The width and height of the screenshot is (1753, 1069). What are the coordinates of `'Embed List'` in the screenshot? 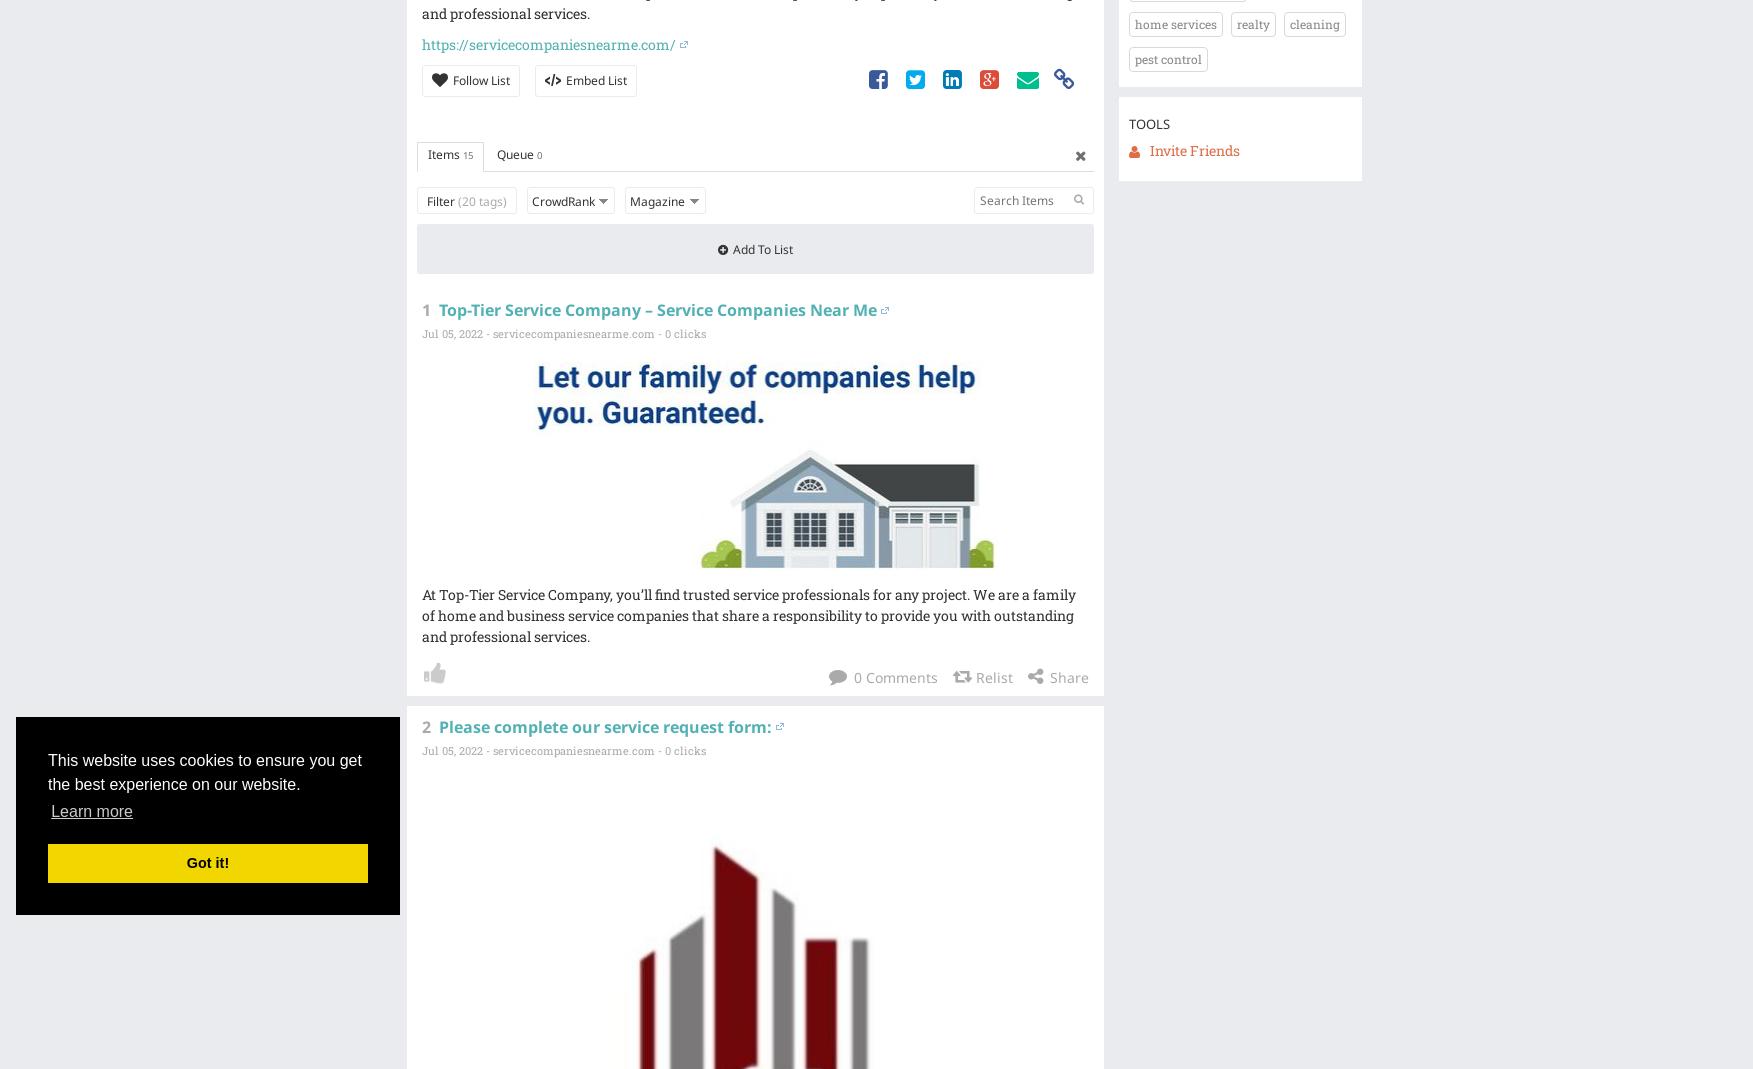 It's located at (563, 79).